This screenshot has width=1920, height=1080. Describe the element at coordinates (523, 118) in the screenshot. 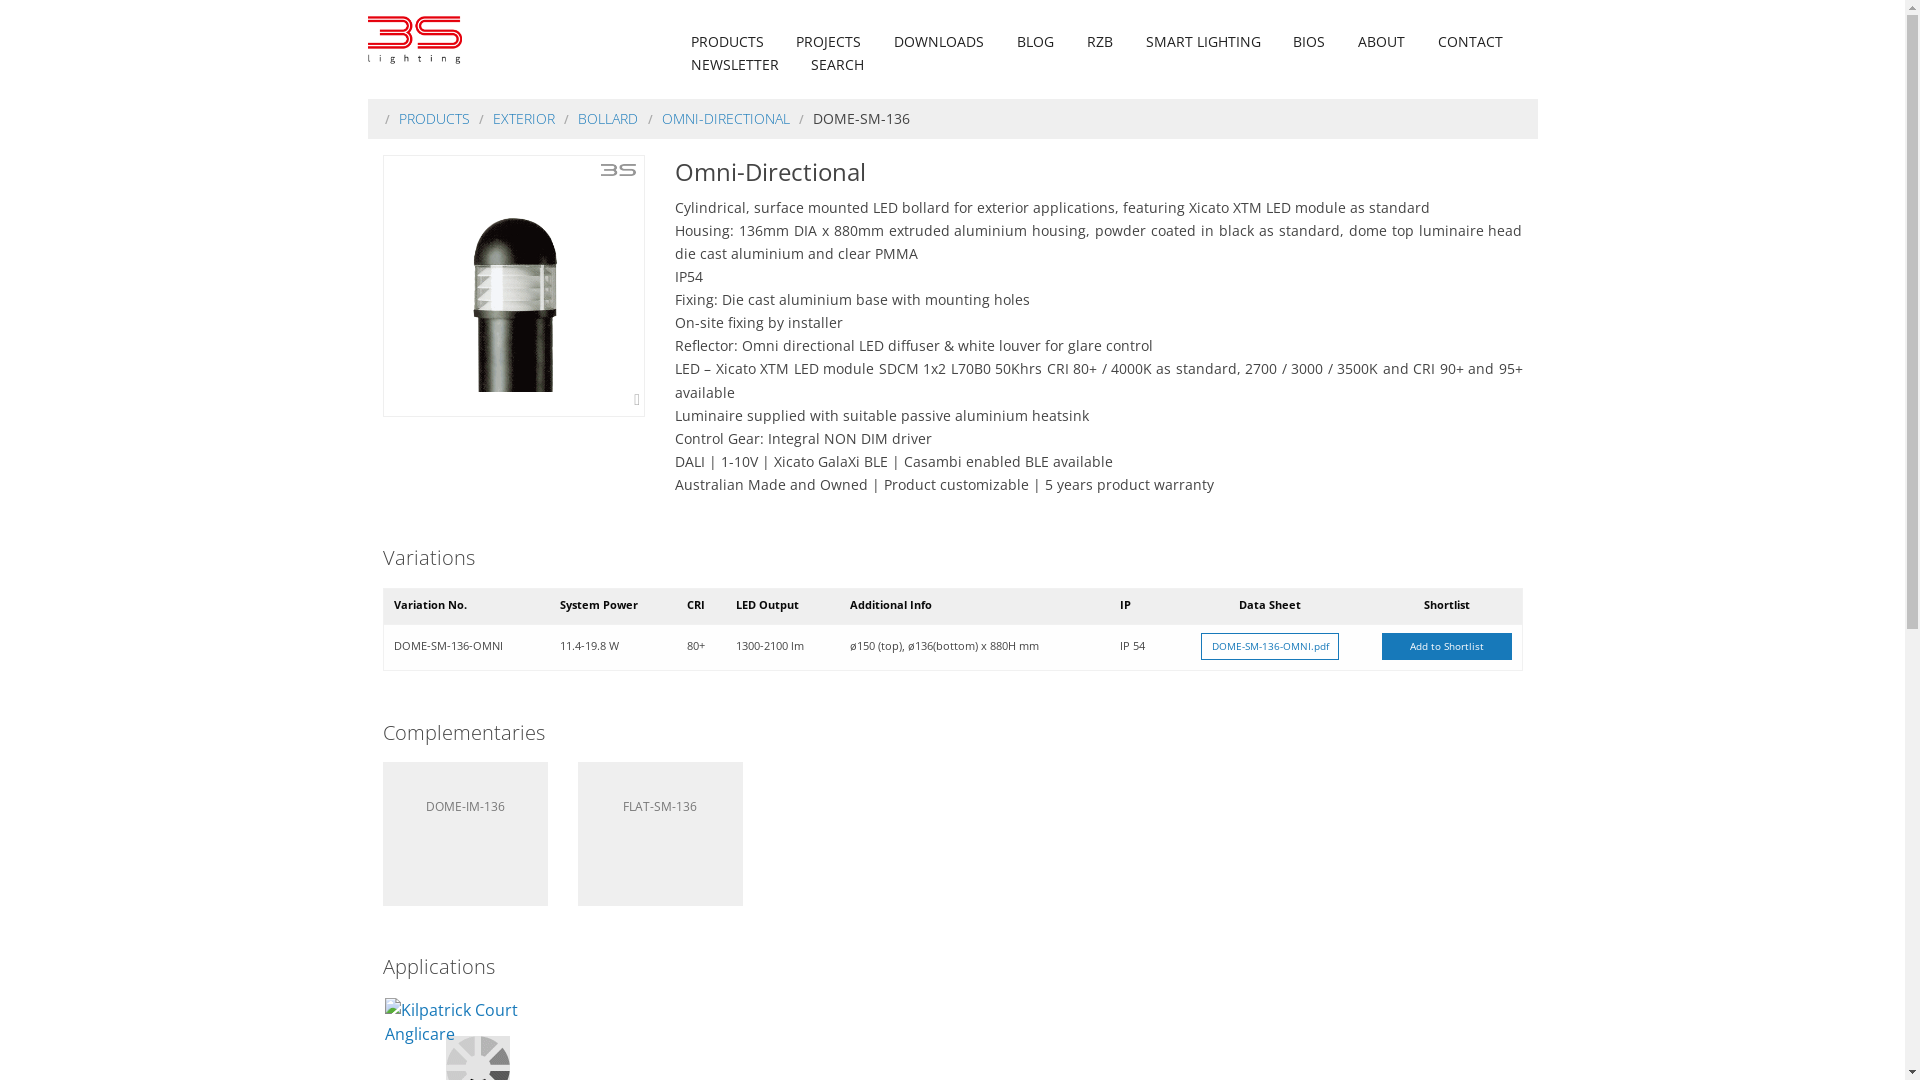

I see `'EXTERIOR'` at that location.